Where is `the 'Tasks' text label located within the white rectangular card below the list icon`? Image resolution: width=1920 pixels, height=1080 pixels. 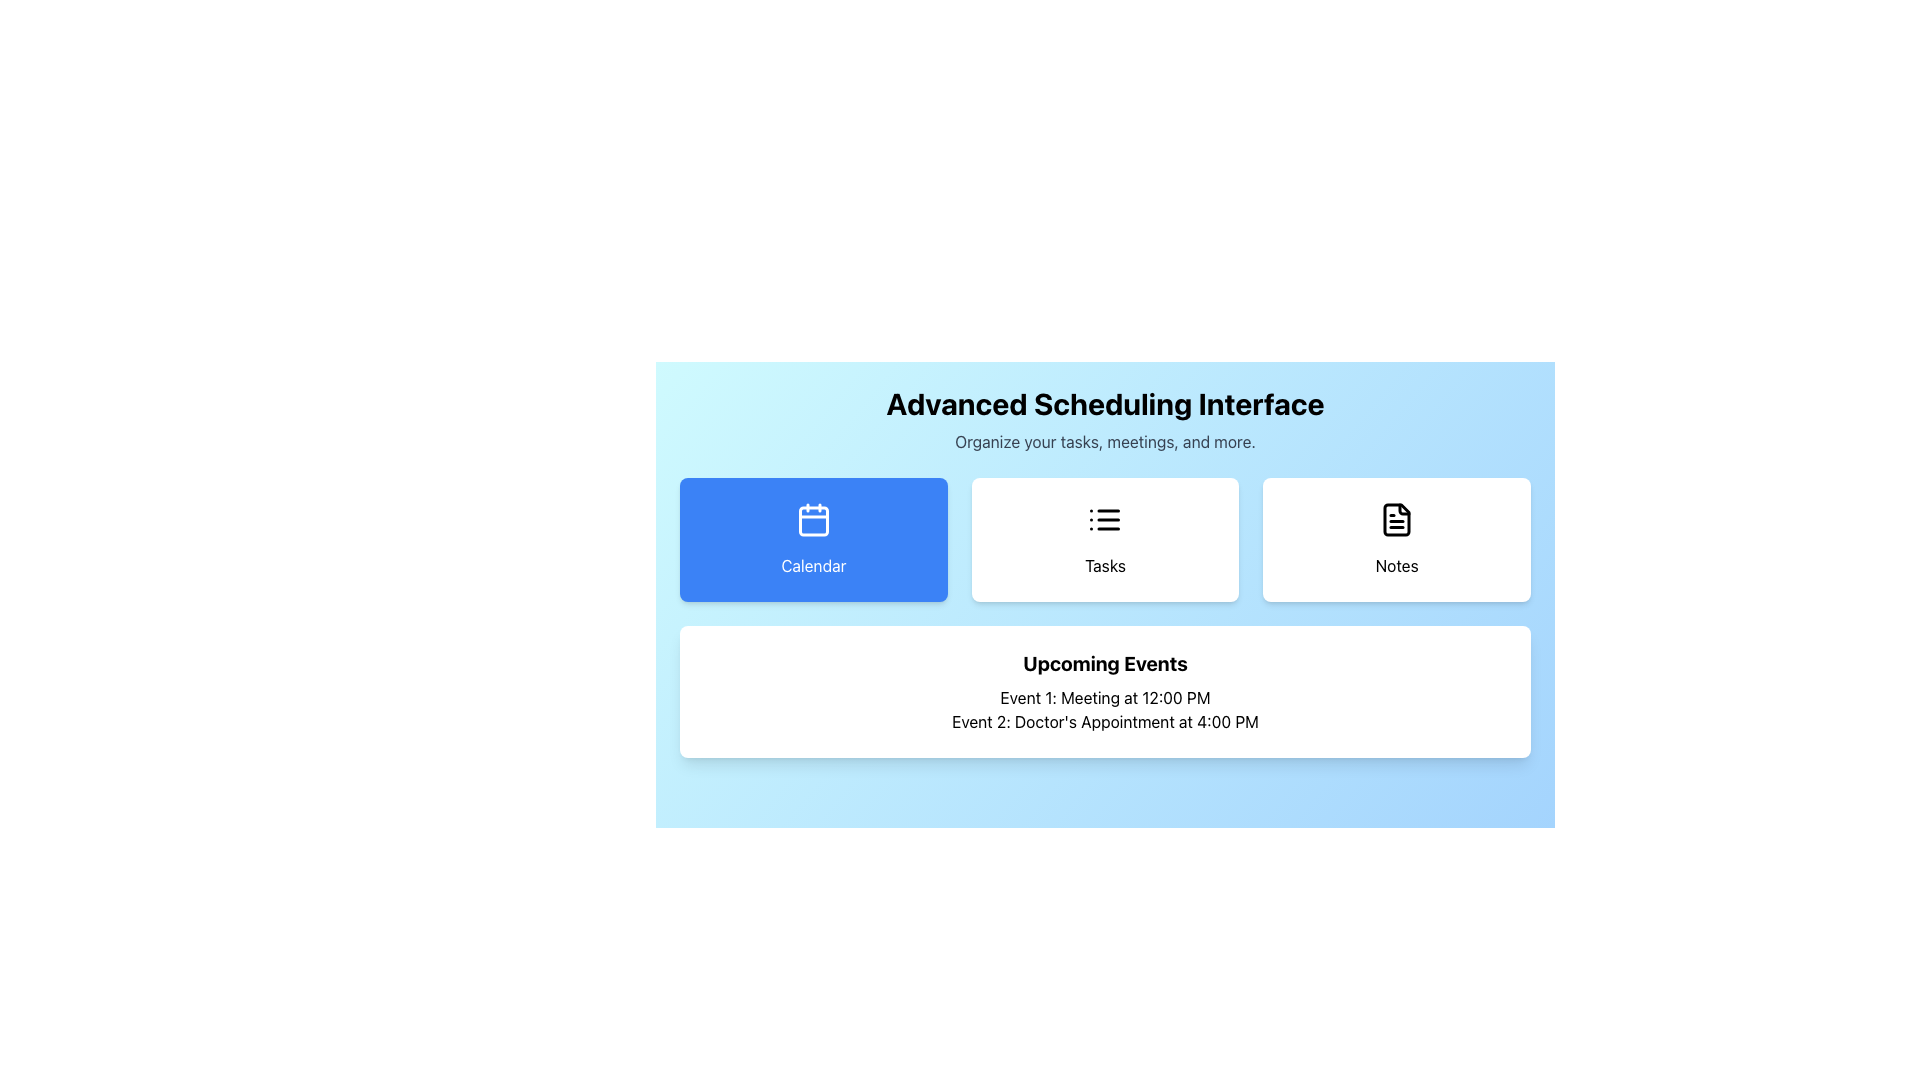 the 'Tasks' text label located within the white rectangular card below the list icon is located at coordinates (1104, 566).